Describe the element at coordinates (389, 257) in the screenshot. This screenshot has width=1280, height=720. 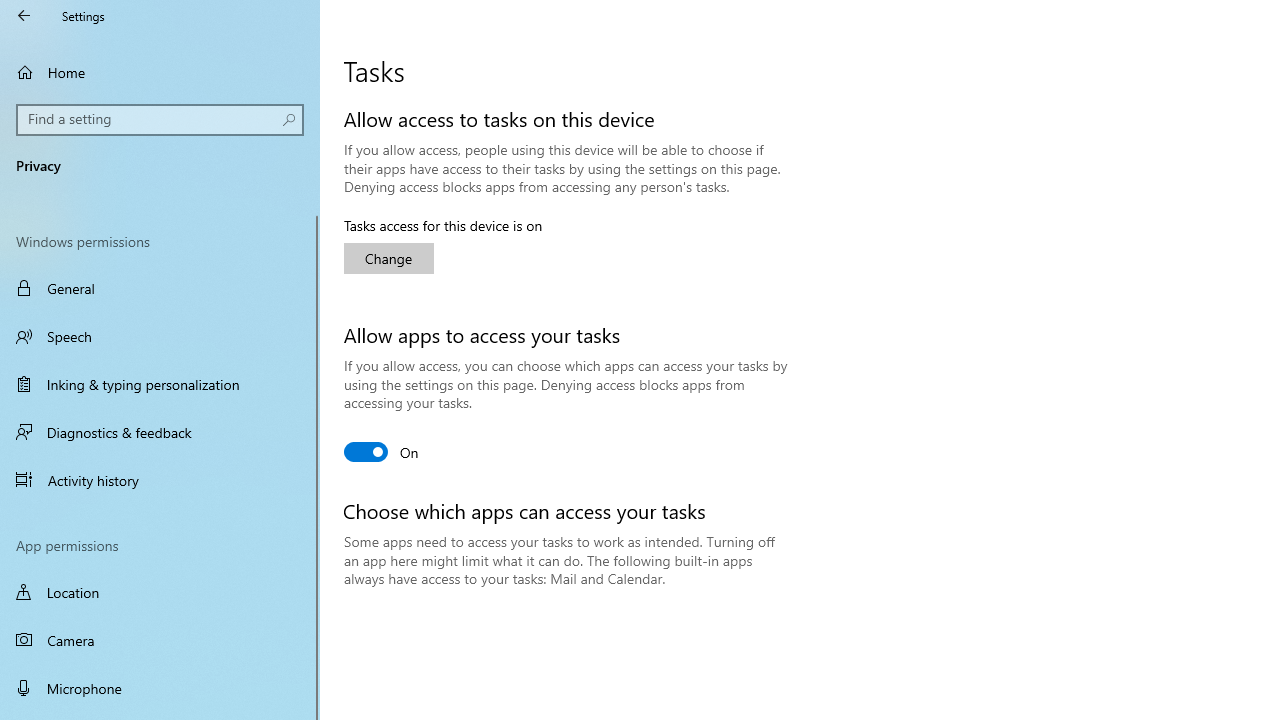
I see `'Change'` at that location.